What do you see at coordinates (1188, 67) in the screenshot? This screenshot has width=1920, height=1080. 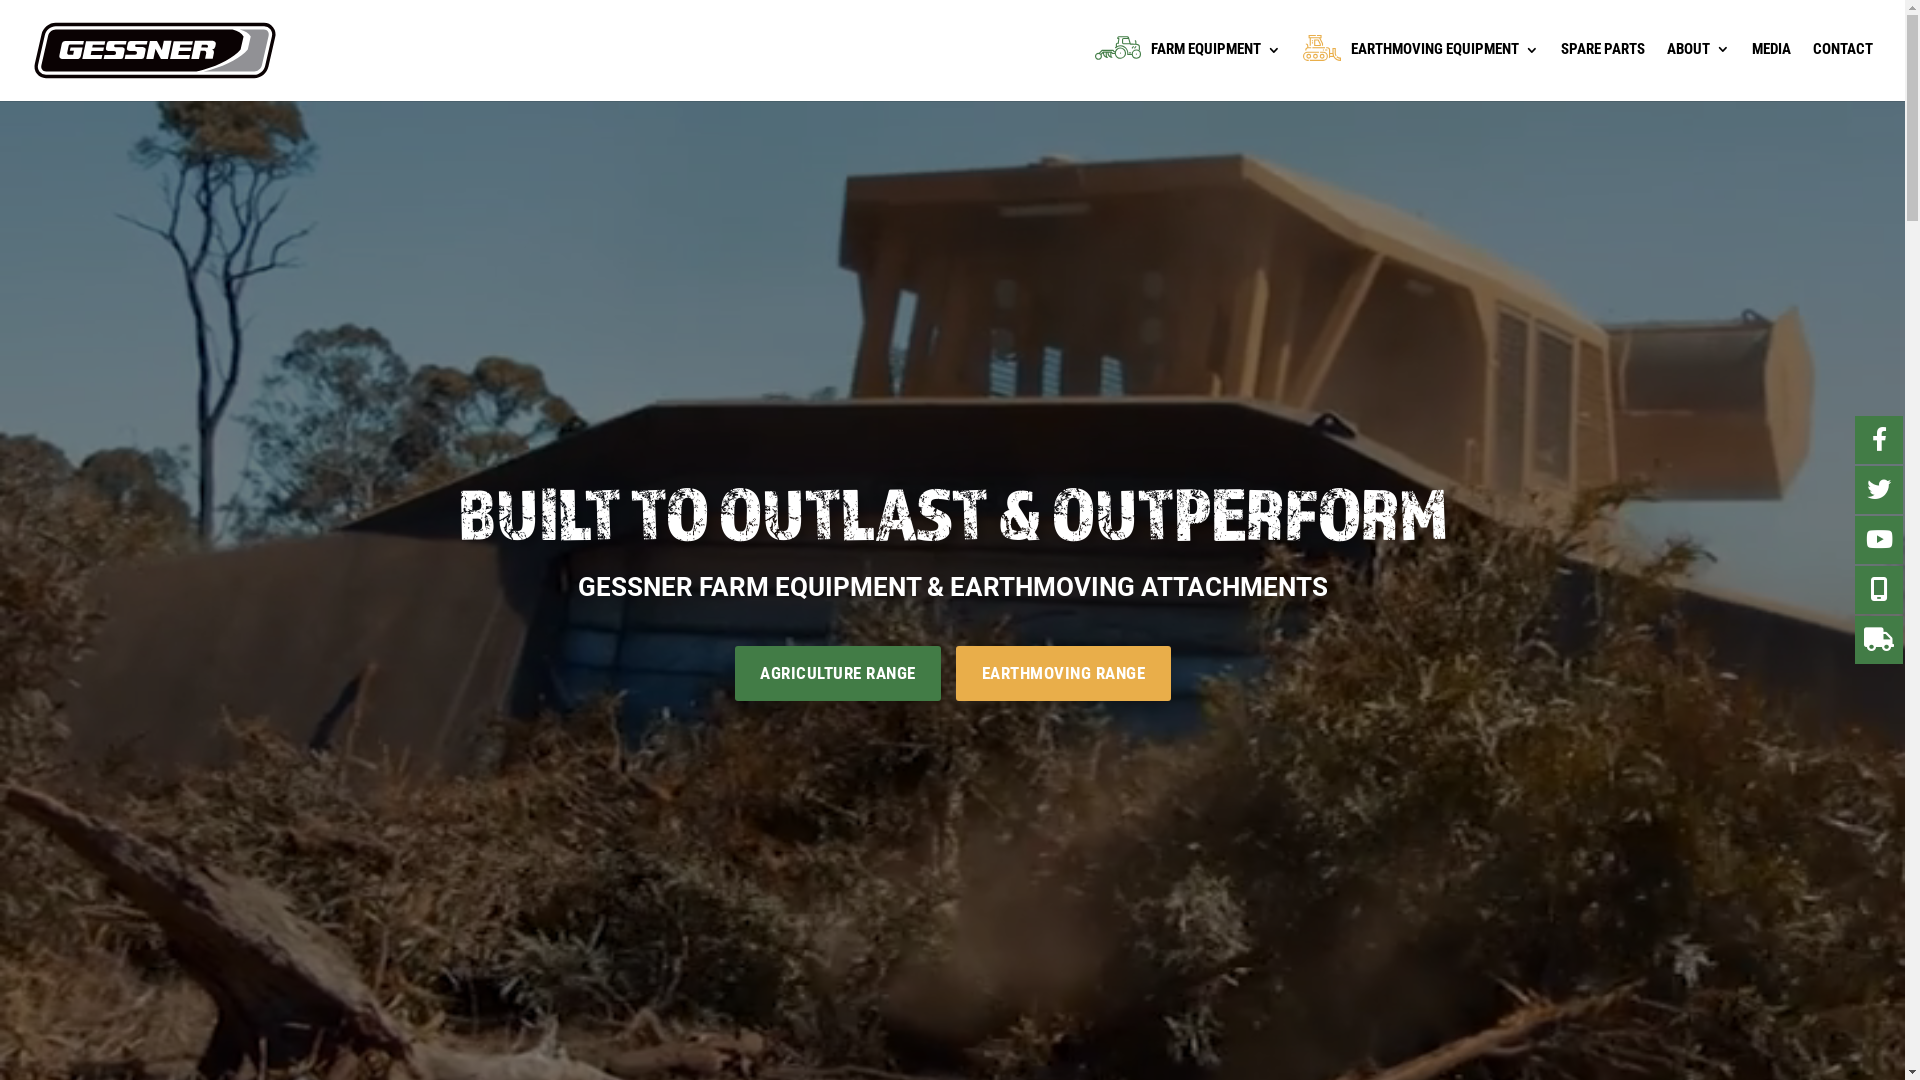 I see `'FARM EQUIPMENT'` at bounding box center [1188, 67].